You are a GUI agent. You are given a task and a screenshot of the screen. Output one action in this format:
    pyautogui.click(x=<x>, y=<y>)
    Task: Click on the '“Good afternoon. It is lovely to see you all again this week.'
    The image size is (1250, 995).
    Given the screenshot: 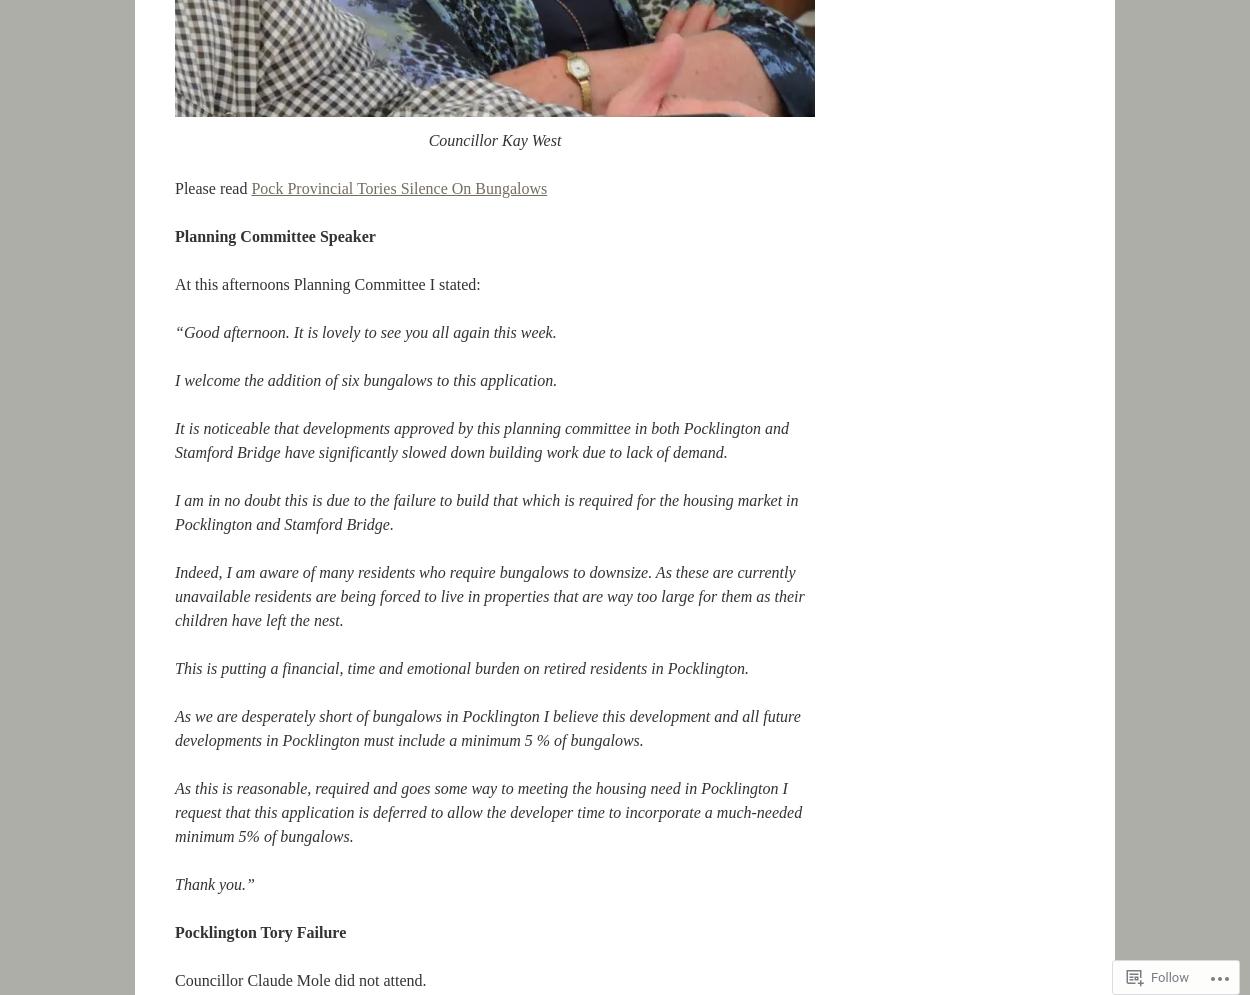 What is the action you would take?
    pyautogui.click(x=364, y=332)
    